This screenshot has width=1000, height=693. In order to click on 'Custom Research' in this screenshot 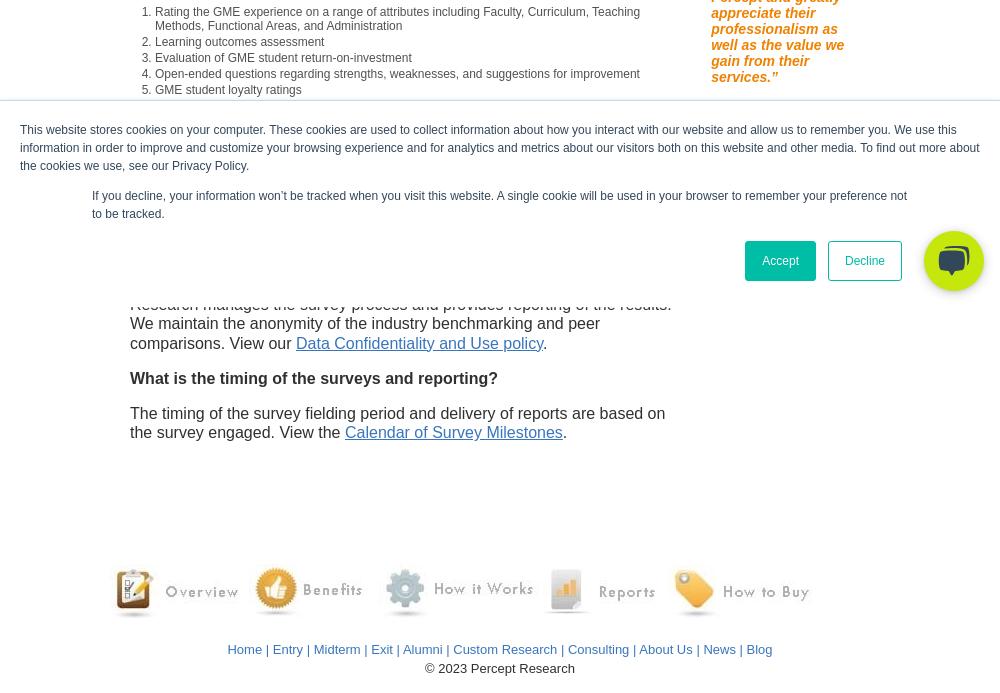, I will do `click(505, 647)`.